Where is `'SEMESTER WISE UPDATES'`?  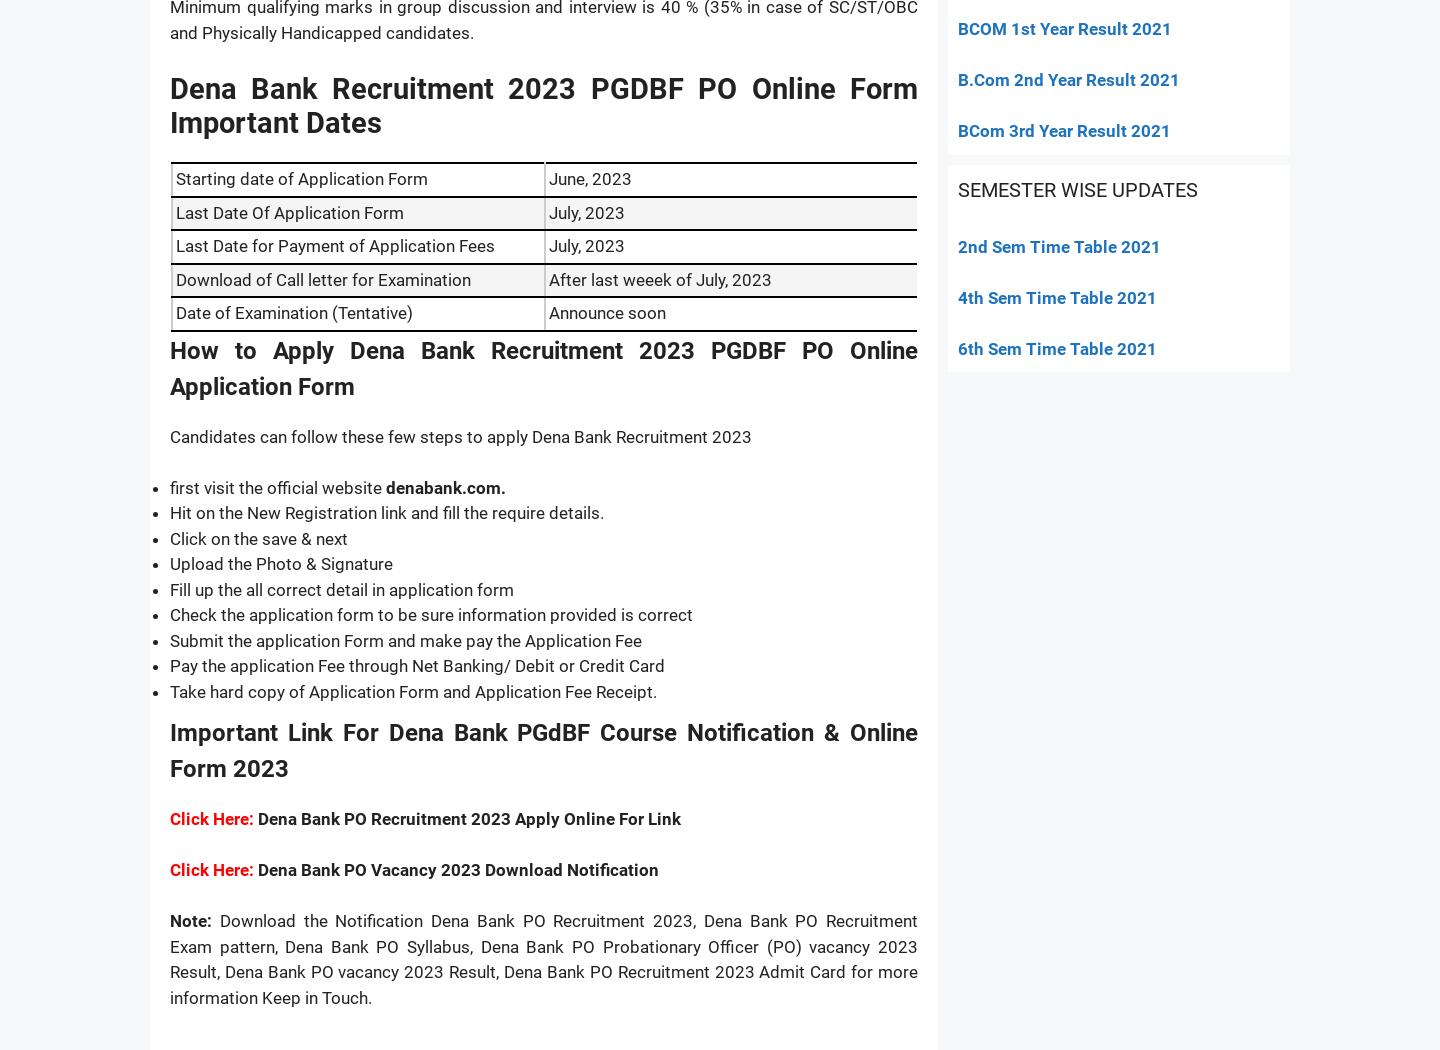
'SEMESTER WISE UPDATES' is located at coordinates (1077, 188).